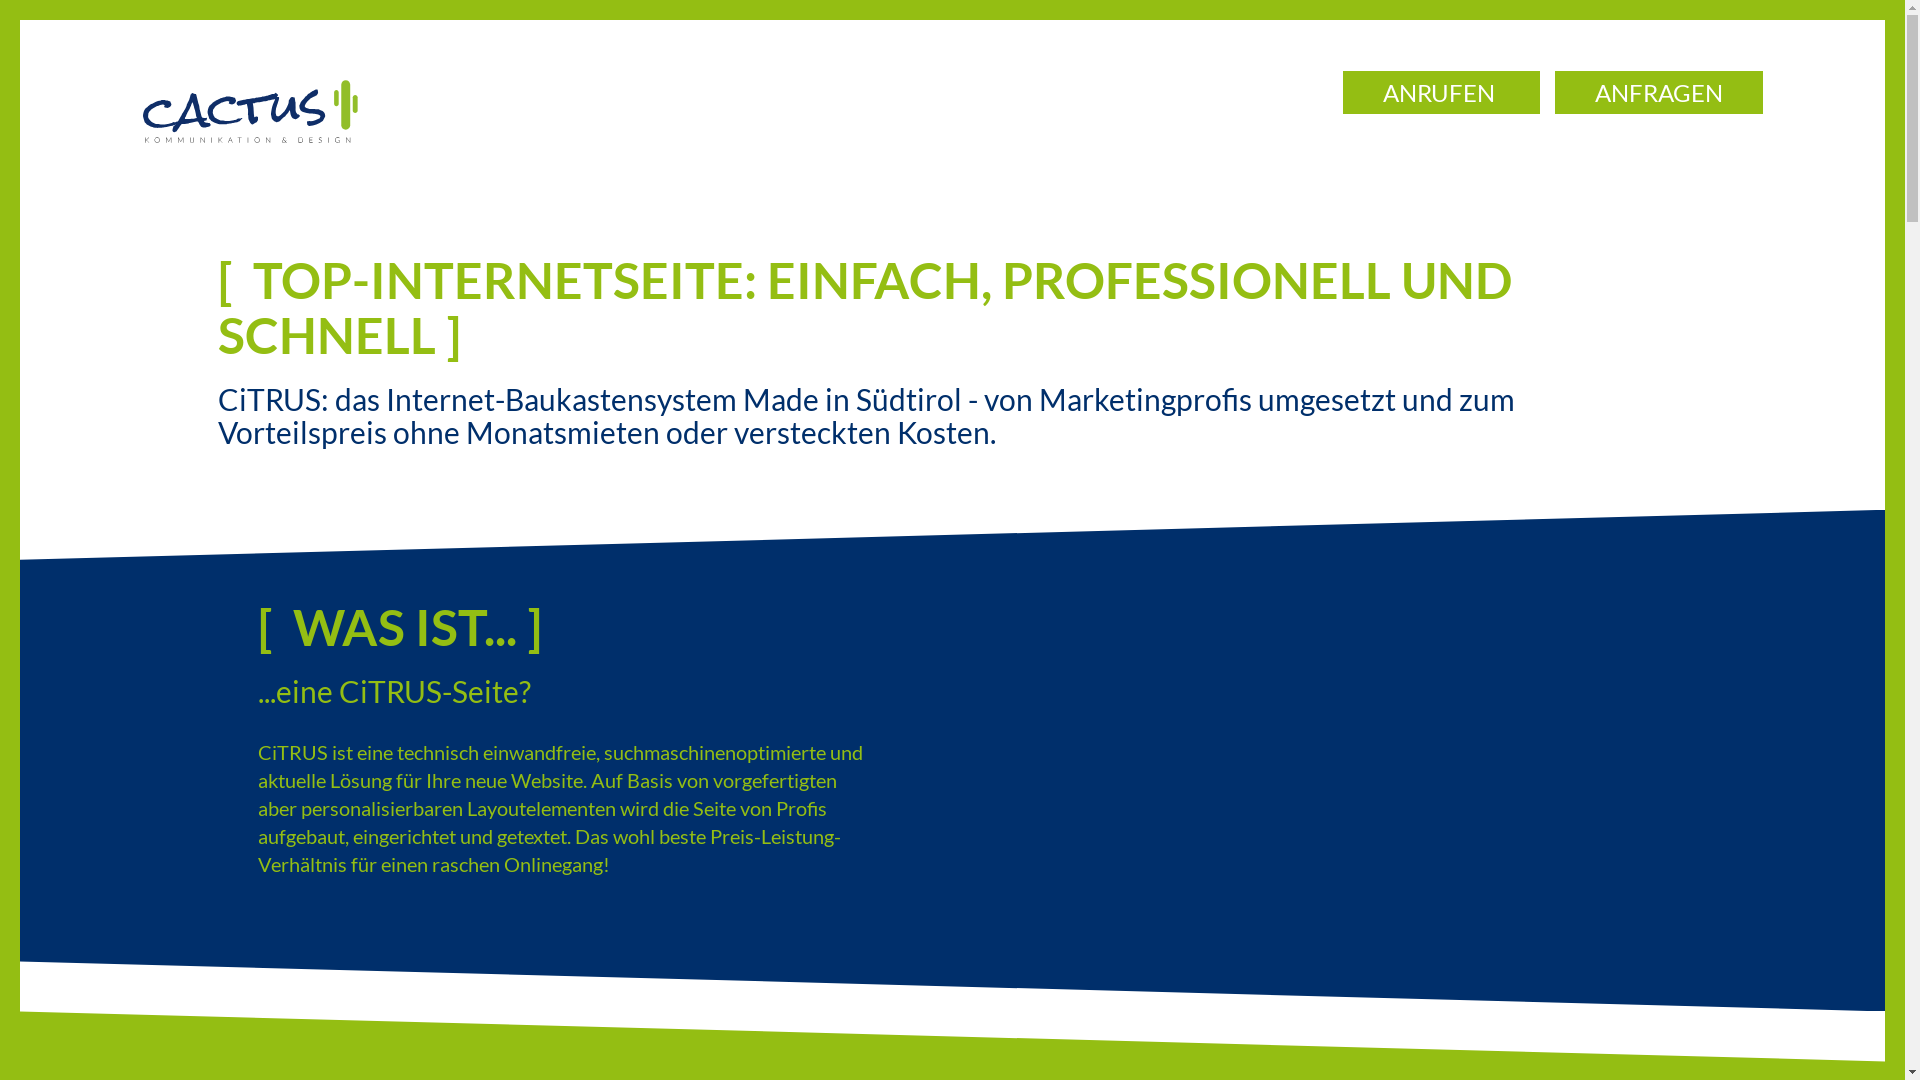  What do you see at coordinates (1440, 92) in the screenshot?
I see `'ANRUFEN'` at bounding box center [1440, 92].